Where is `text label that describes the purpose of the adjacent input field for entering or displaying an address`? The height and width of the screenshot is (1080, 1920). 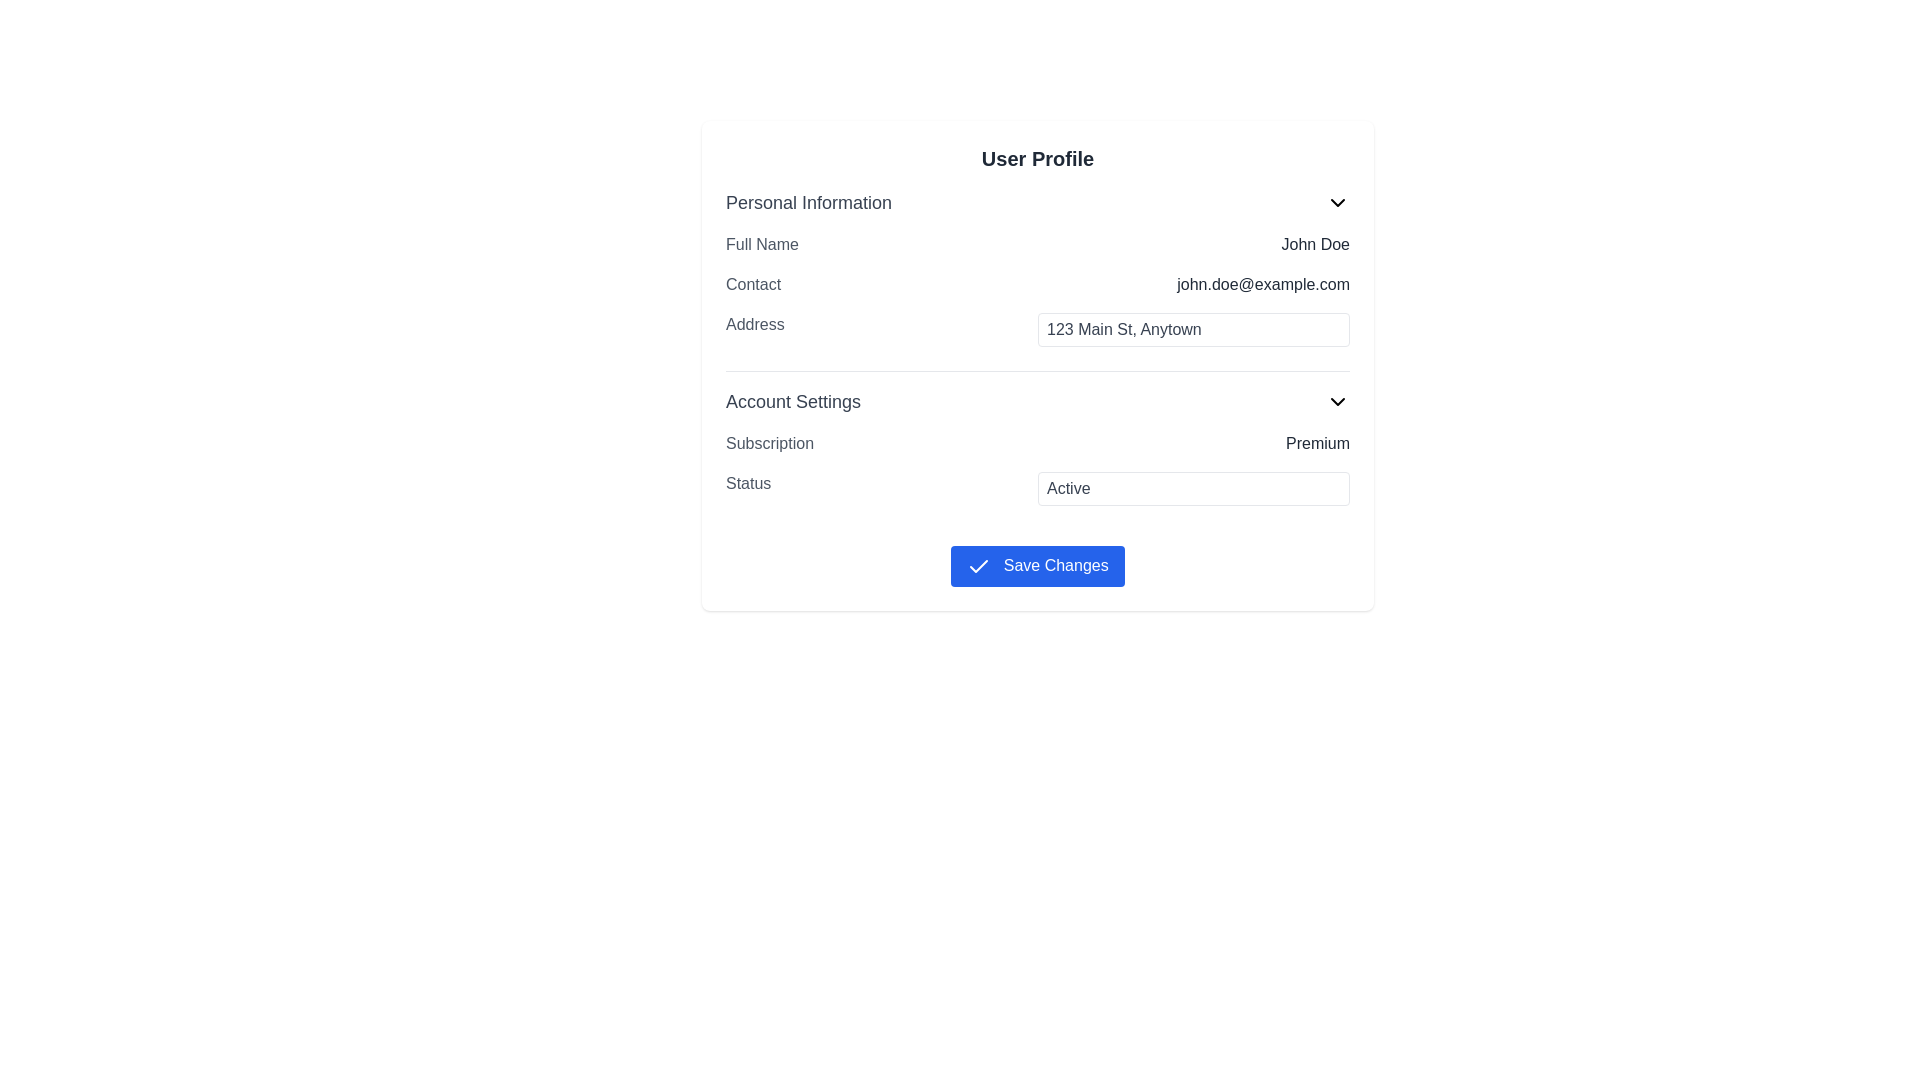
text label that describes the purpose of the adjacent input field for entering or displaying an address is located at coordinates (754, 329).